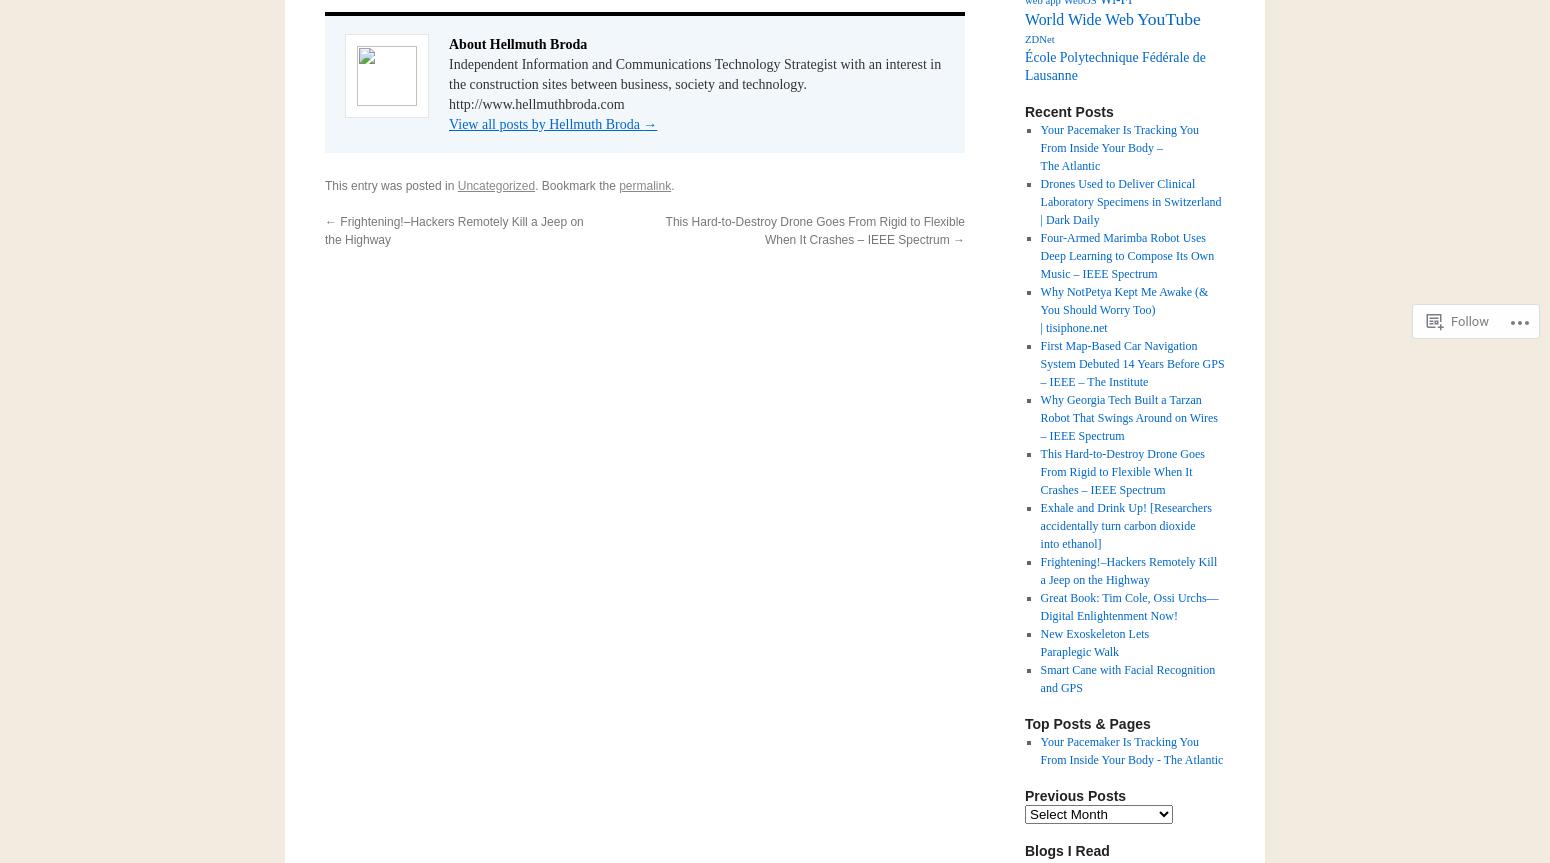  Describe the element at coordinates (1114, 66) in the screenshot. I see `'École Polytechnique Fédérale de Lausanne'` at that location.